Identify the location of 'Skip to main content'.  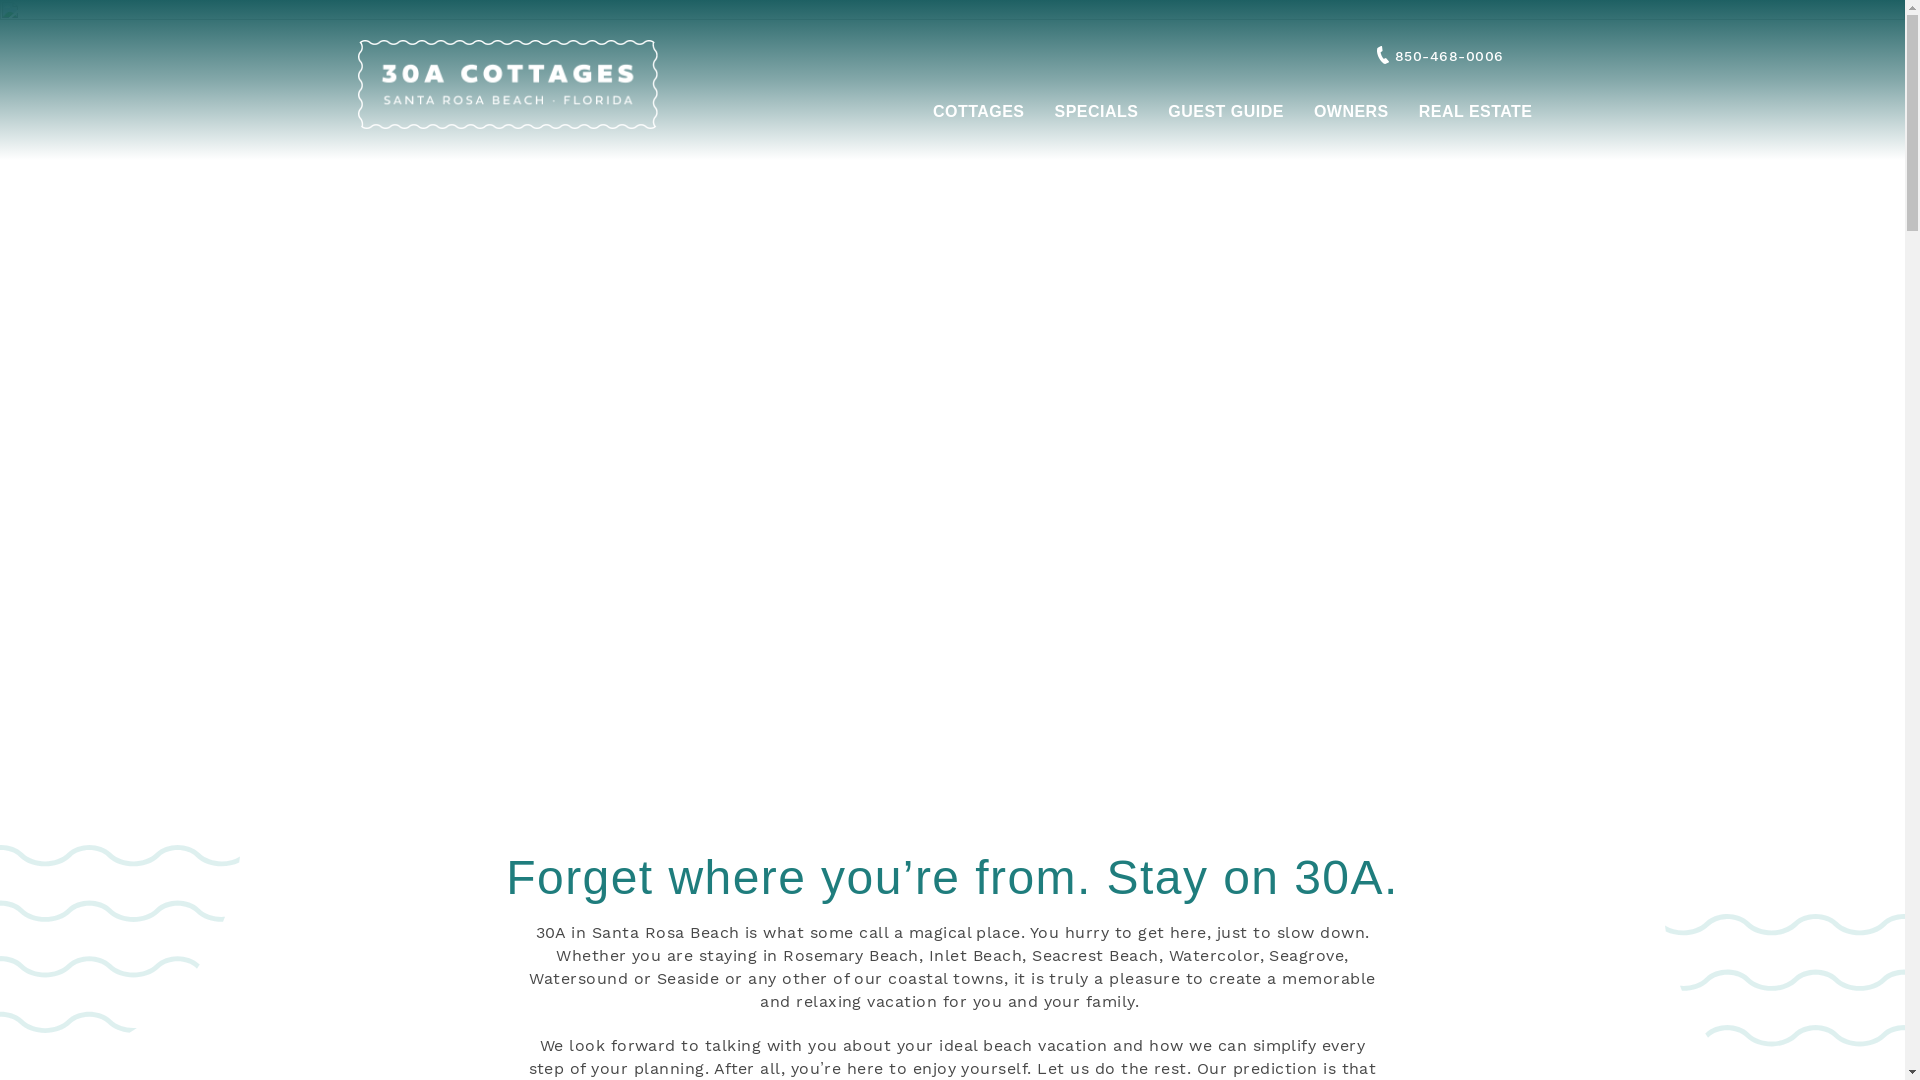
(81, 0).